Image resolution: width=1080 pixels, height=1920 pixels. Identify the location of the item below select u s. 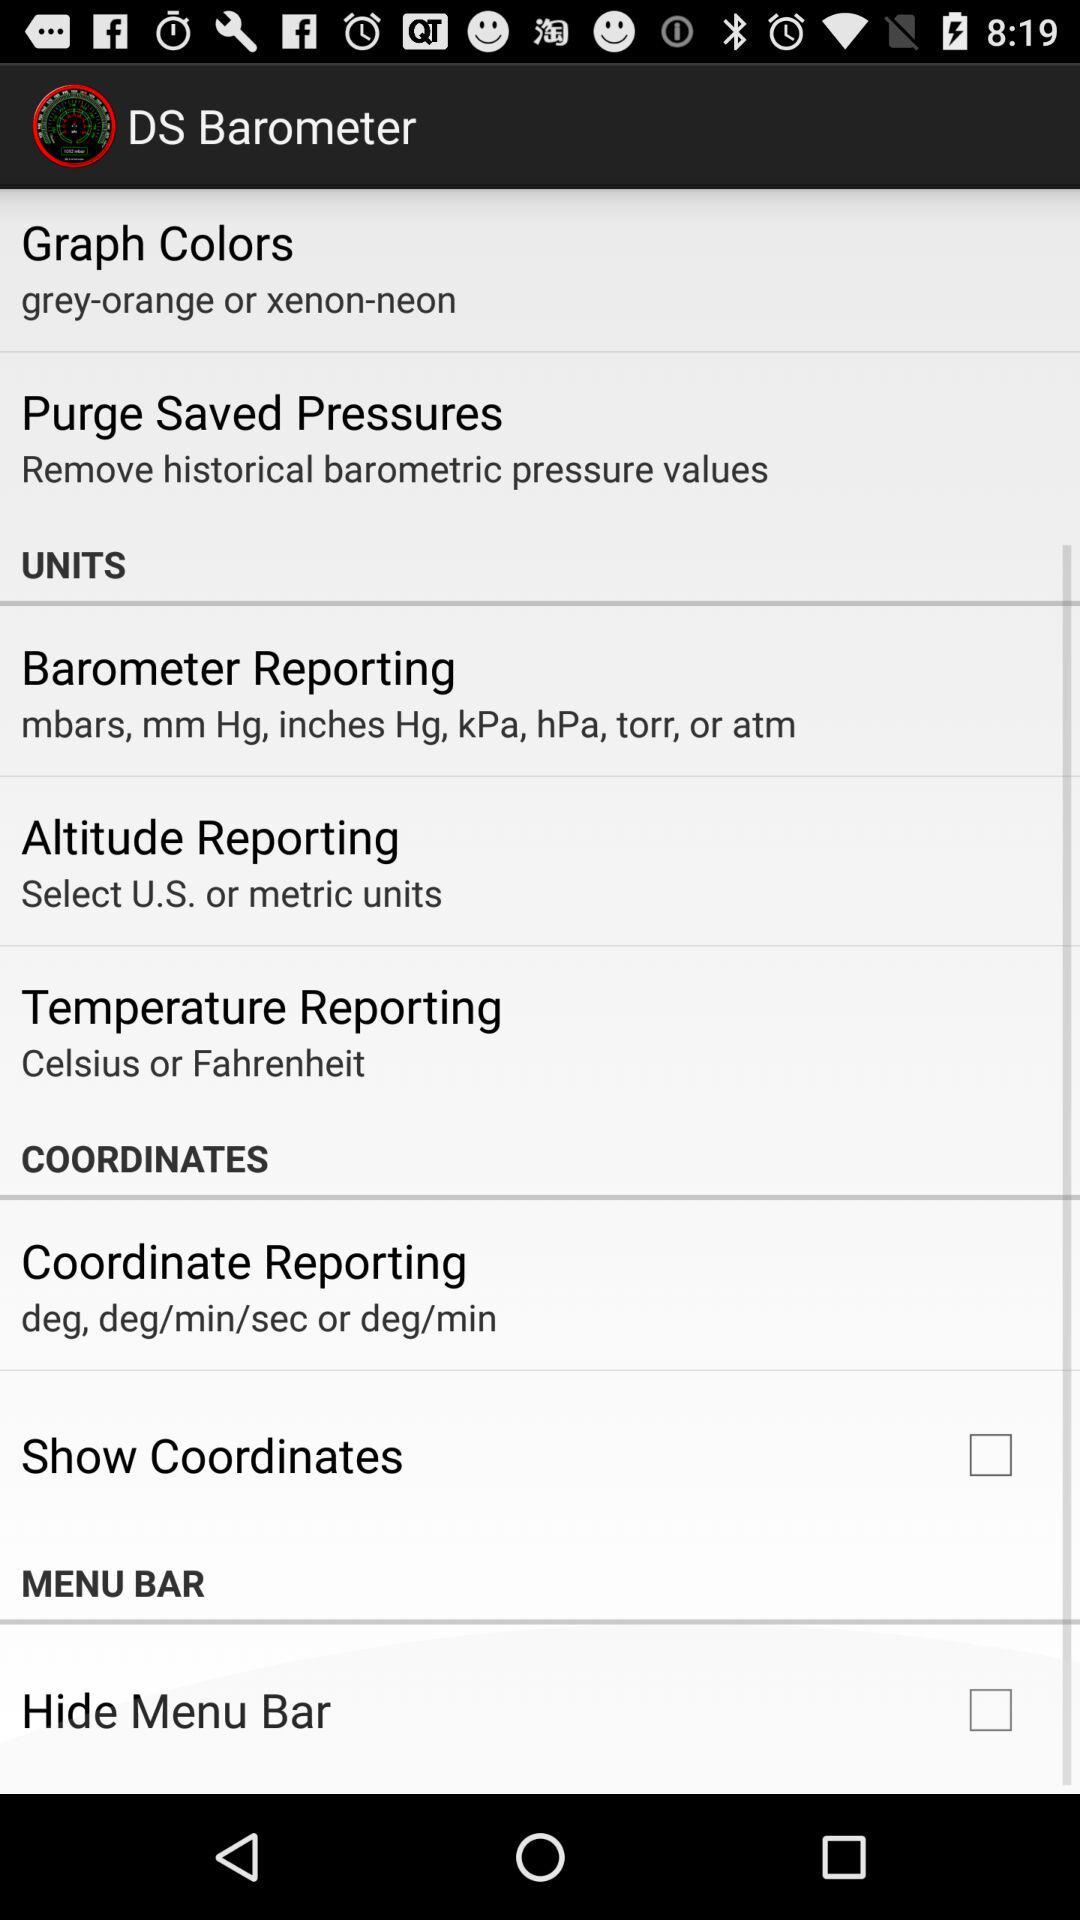
(260, 1005).